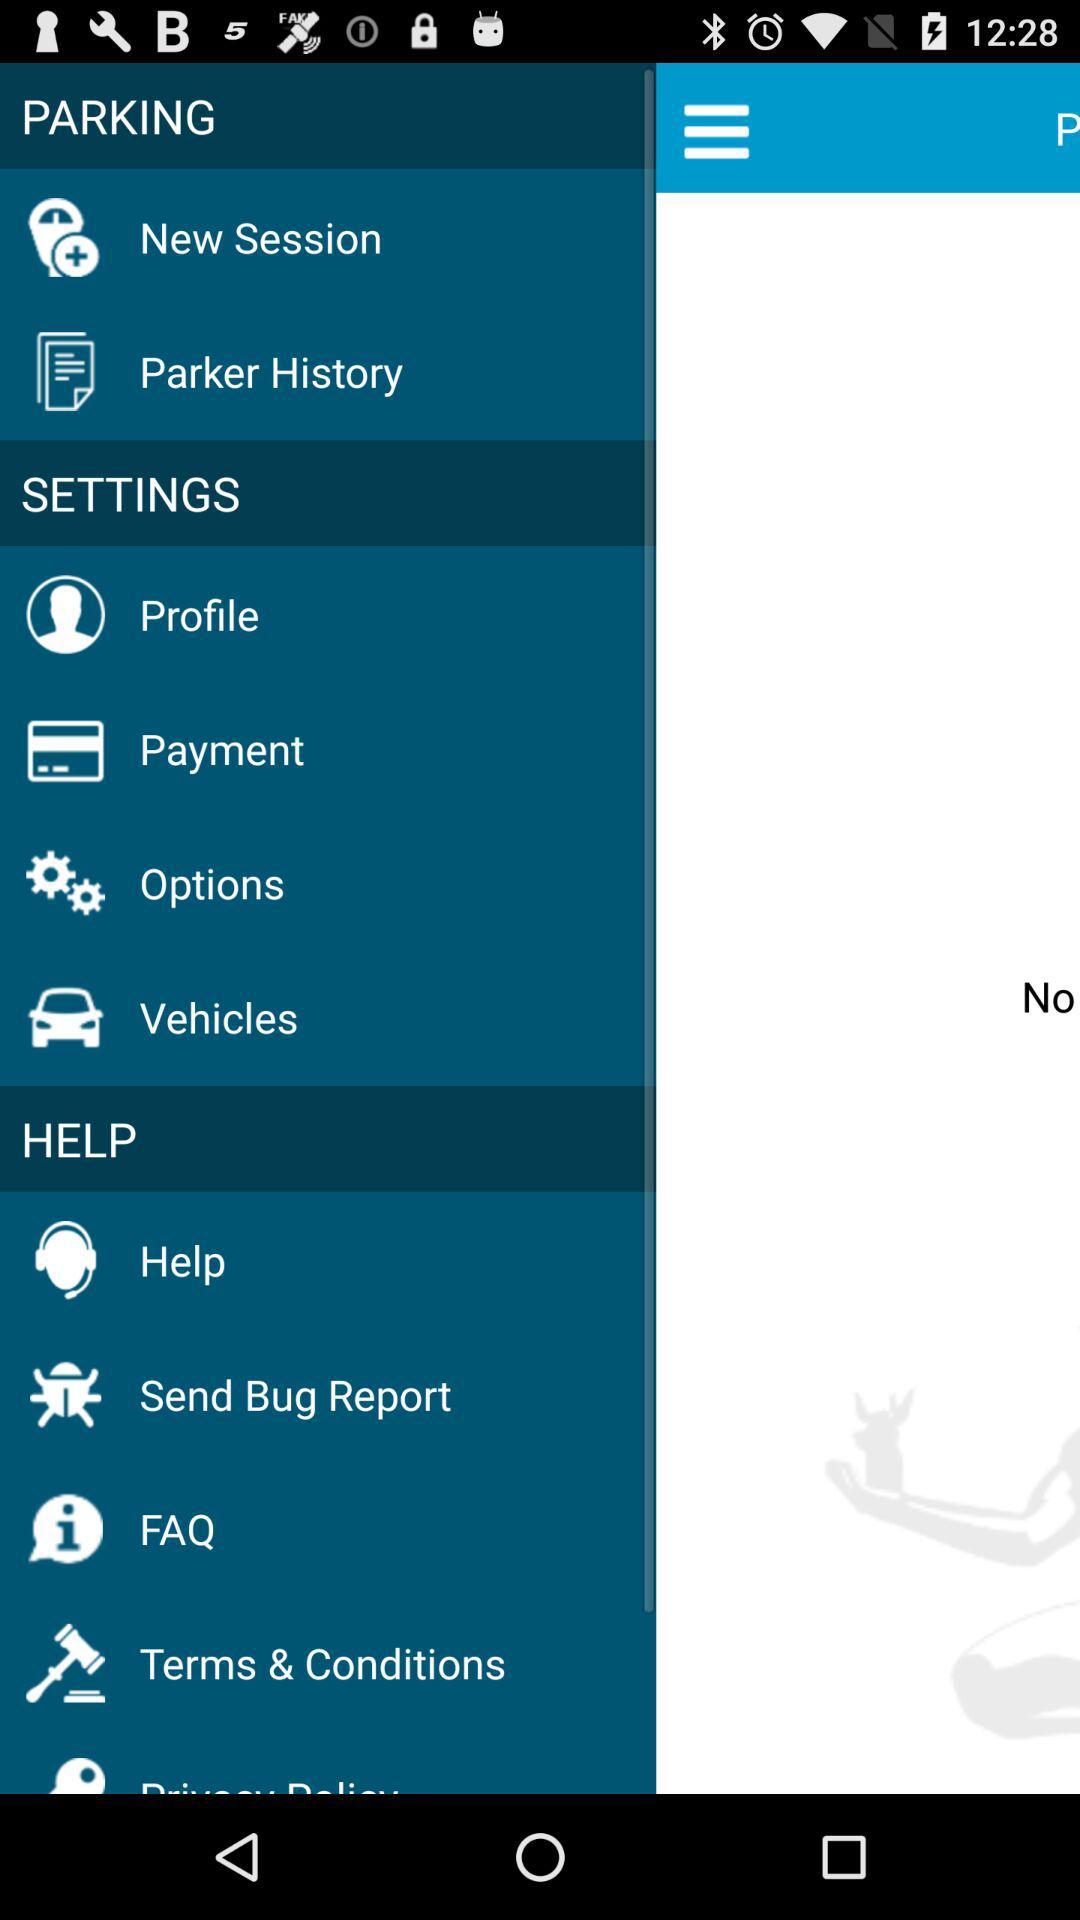  I want to click on the vehicles icon, so click(219, 1017).